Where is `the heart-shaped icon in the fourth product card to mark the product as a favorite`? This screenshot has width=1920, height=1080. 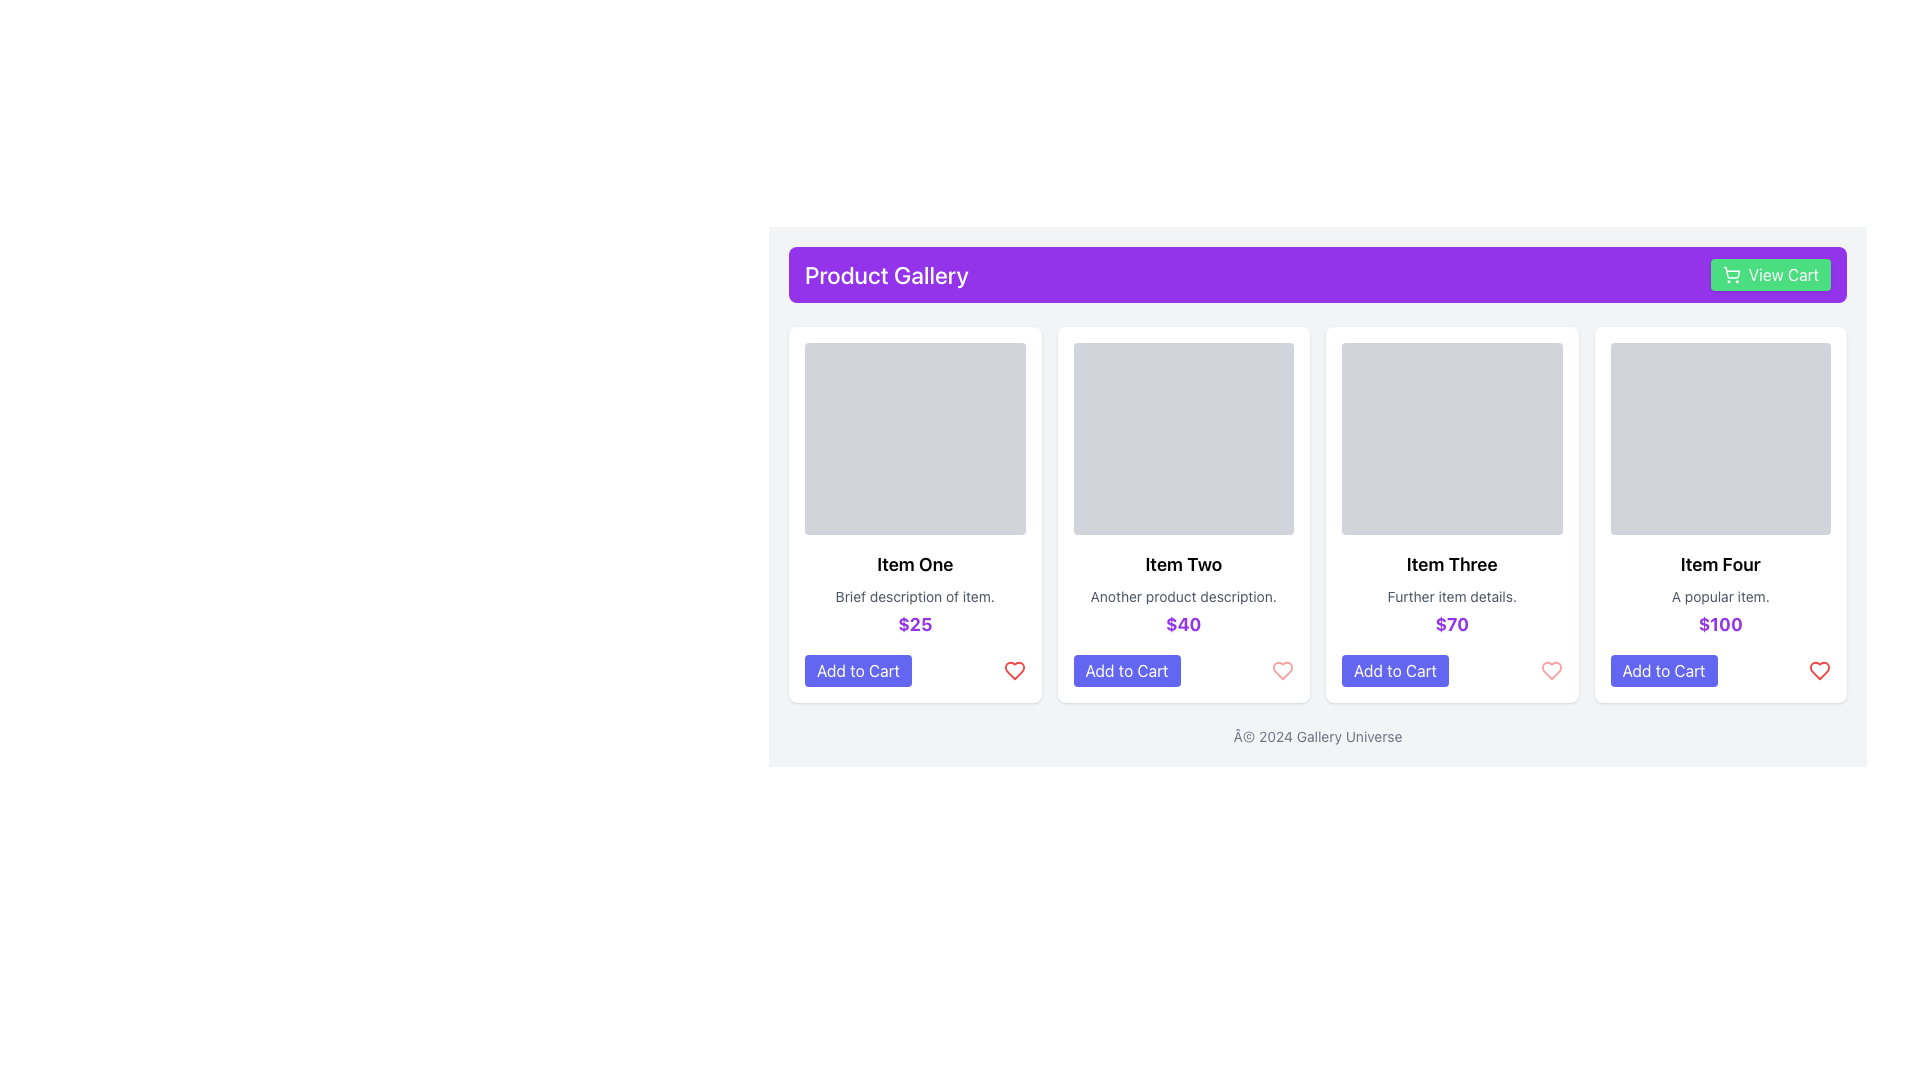 the heart-shaped icon in the fourth product card to mark the product as a favorite is located at coordinates (1819, 671).